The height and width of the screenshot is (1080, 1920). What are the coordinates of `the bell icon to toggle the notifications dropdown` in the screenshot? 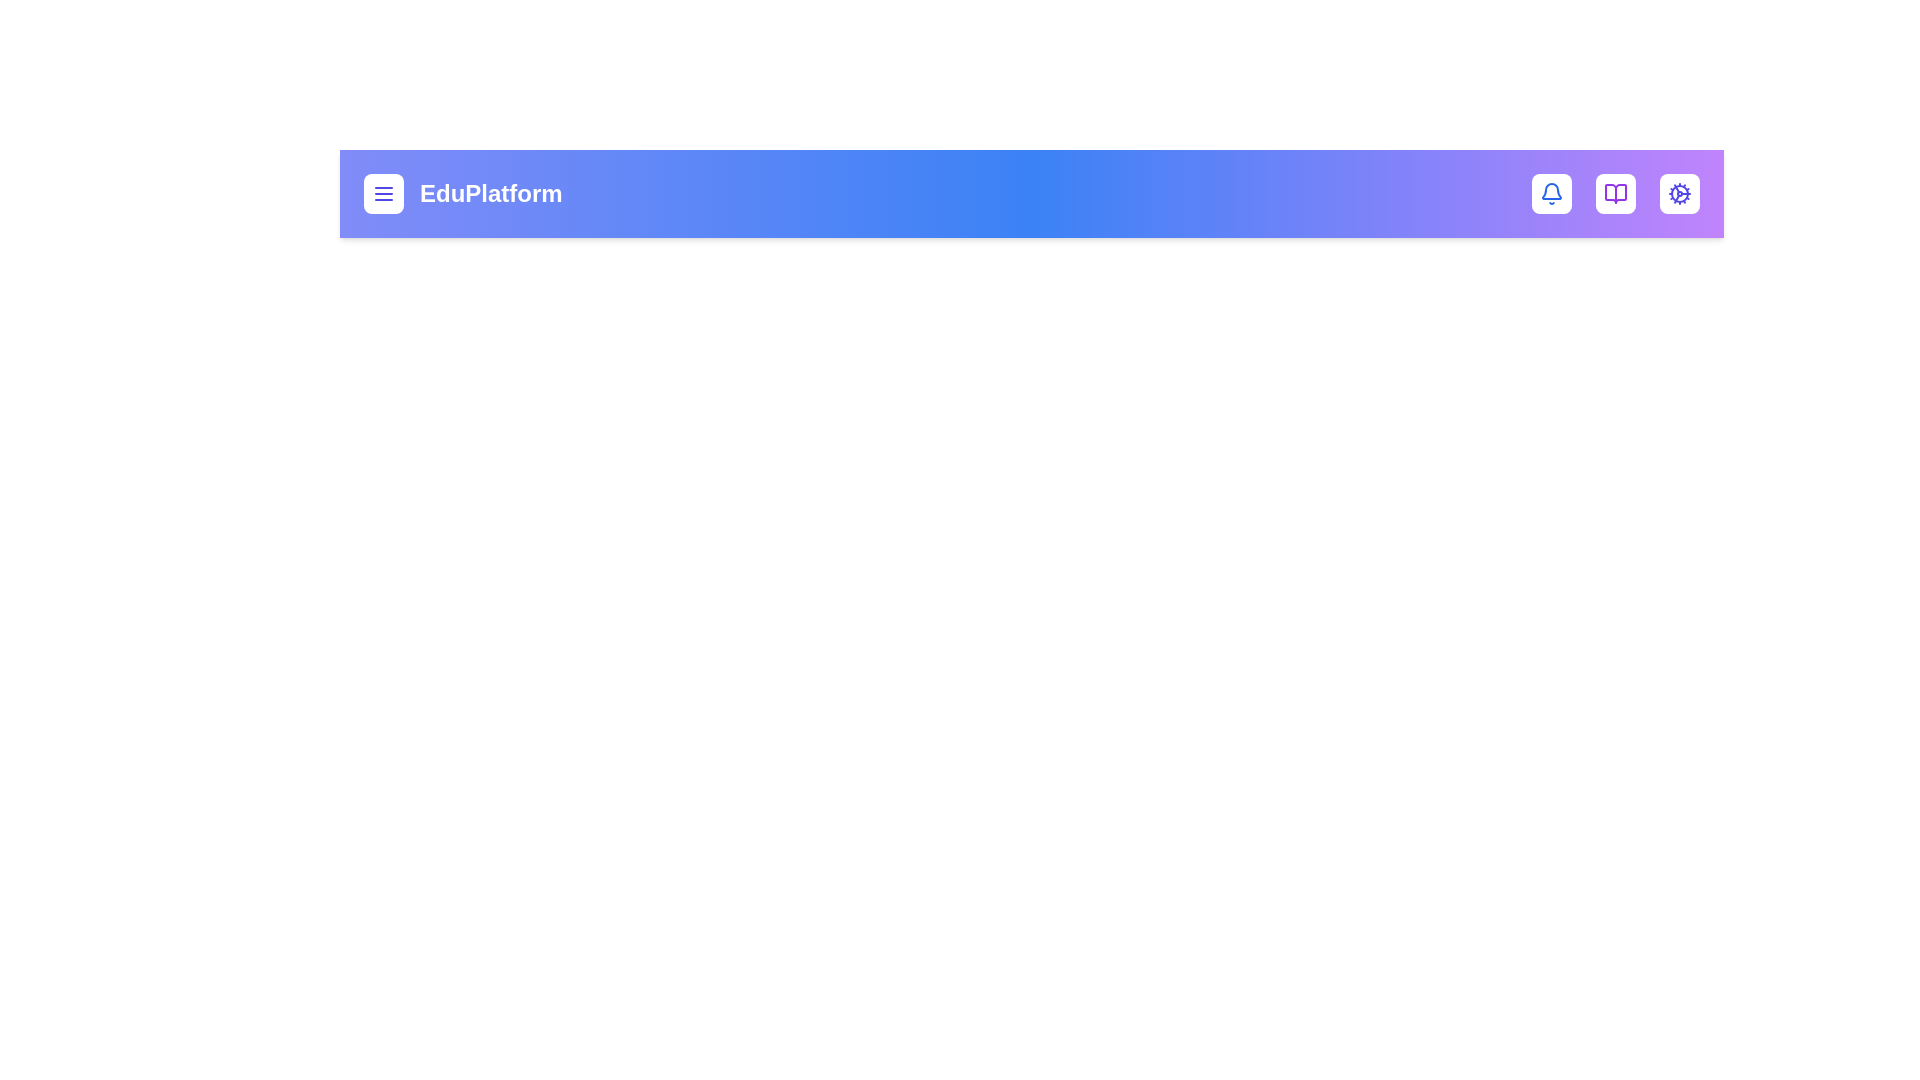 It's located at (1550, 193).